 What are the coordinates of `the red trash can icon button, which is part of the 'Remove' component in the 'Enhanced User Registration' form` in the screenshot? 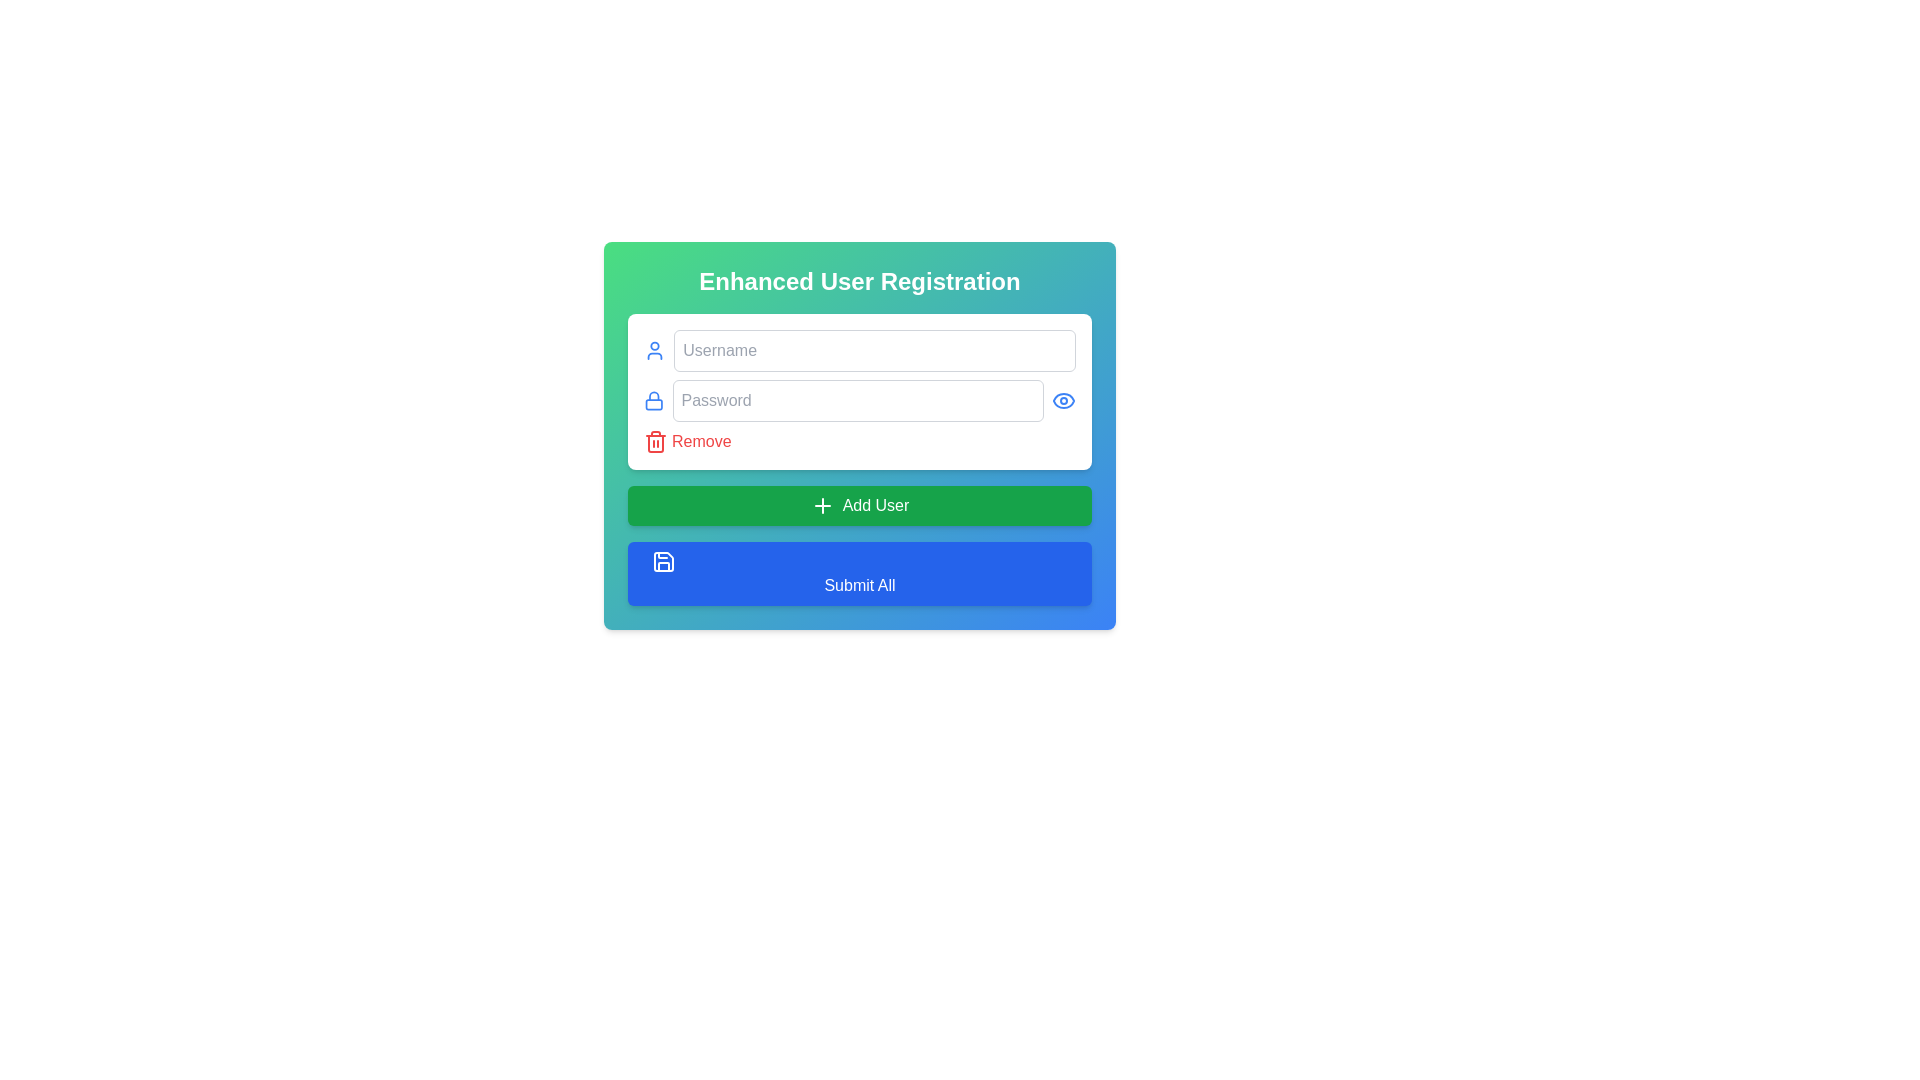 It's located at (656, 441).